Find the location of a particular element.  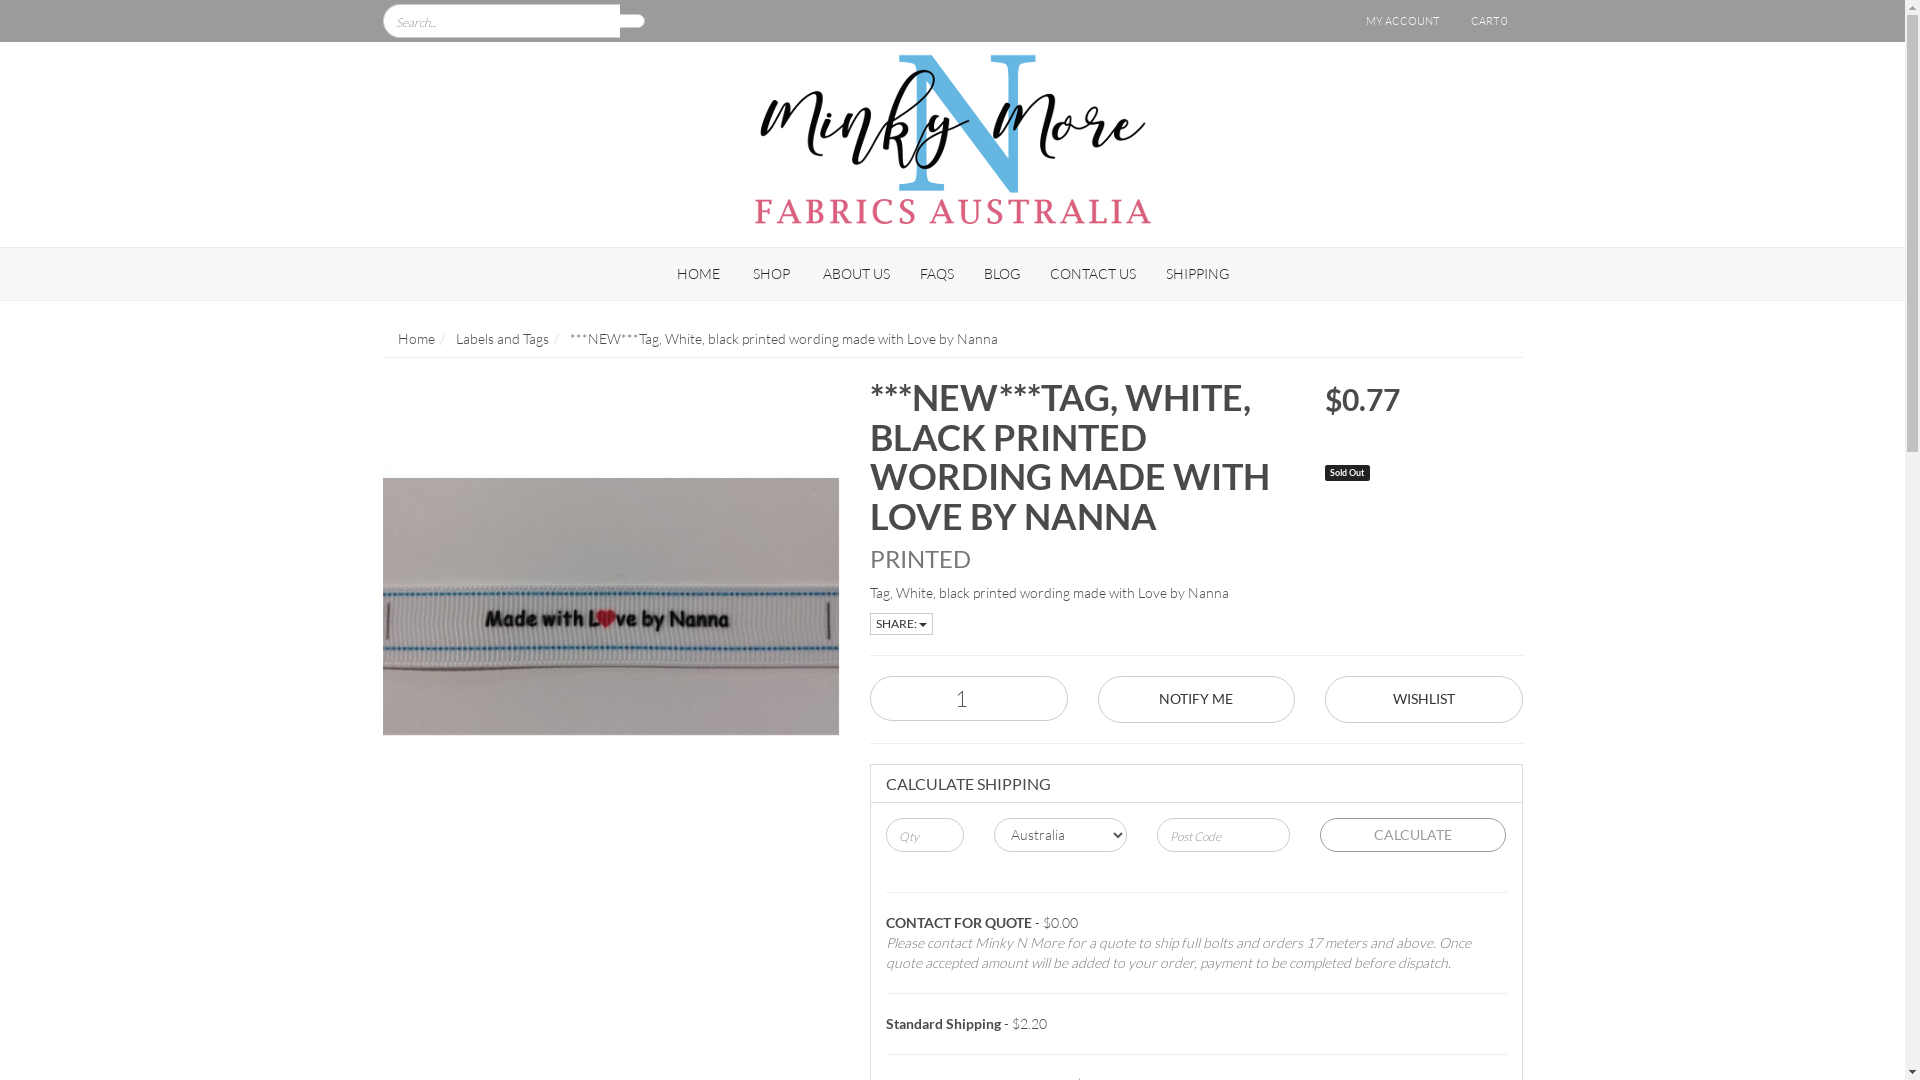

'SHOP' is located at coordinates (770, 273).